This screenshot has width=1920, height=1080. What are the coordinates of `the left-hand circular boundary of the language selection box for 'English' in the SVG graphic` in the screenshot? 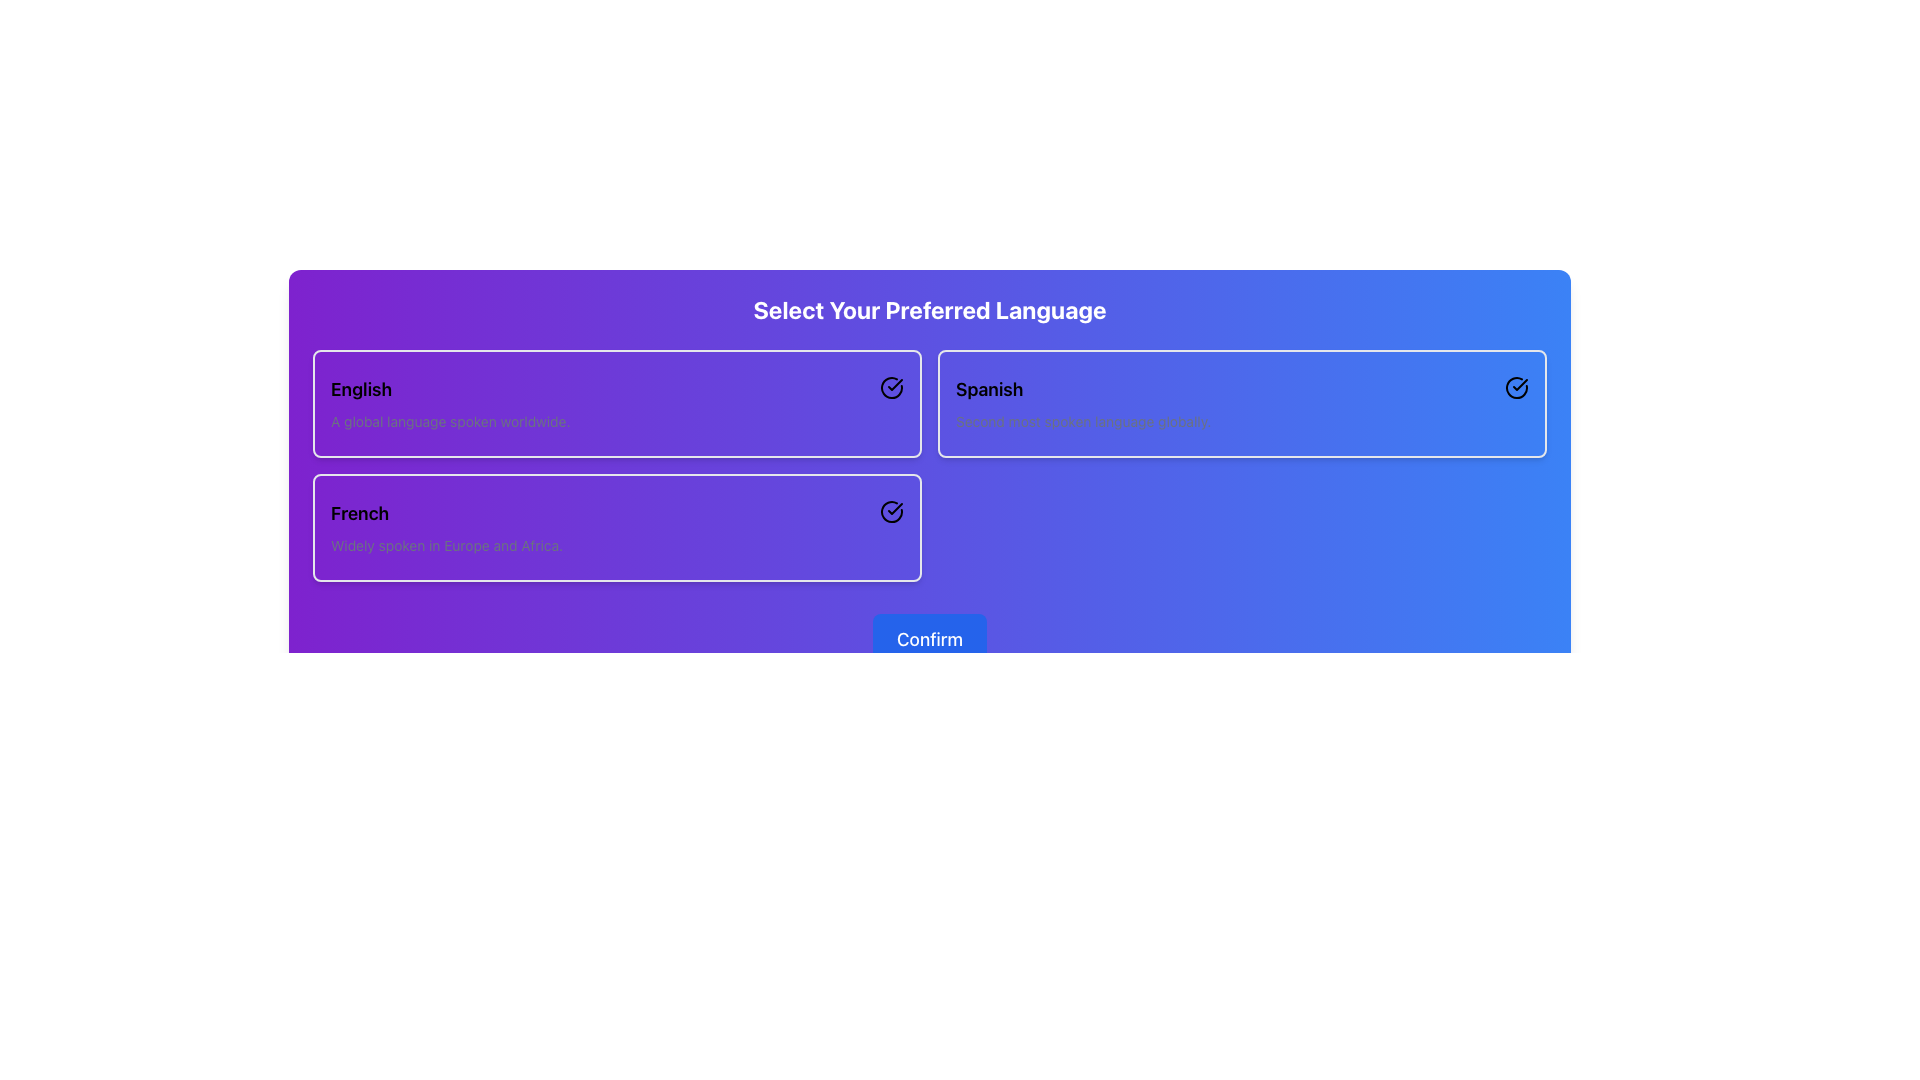 It's located at (891, 388).